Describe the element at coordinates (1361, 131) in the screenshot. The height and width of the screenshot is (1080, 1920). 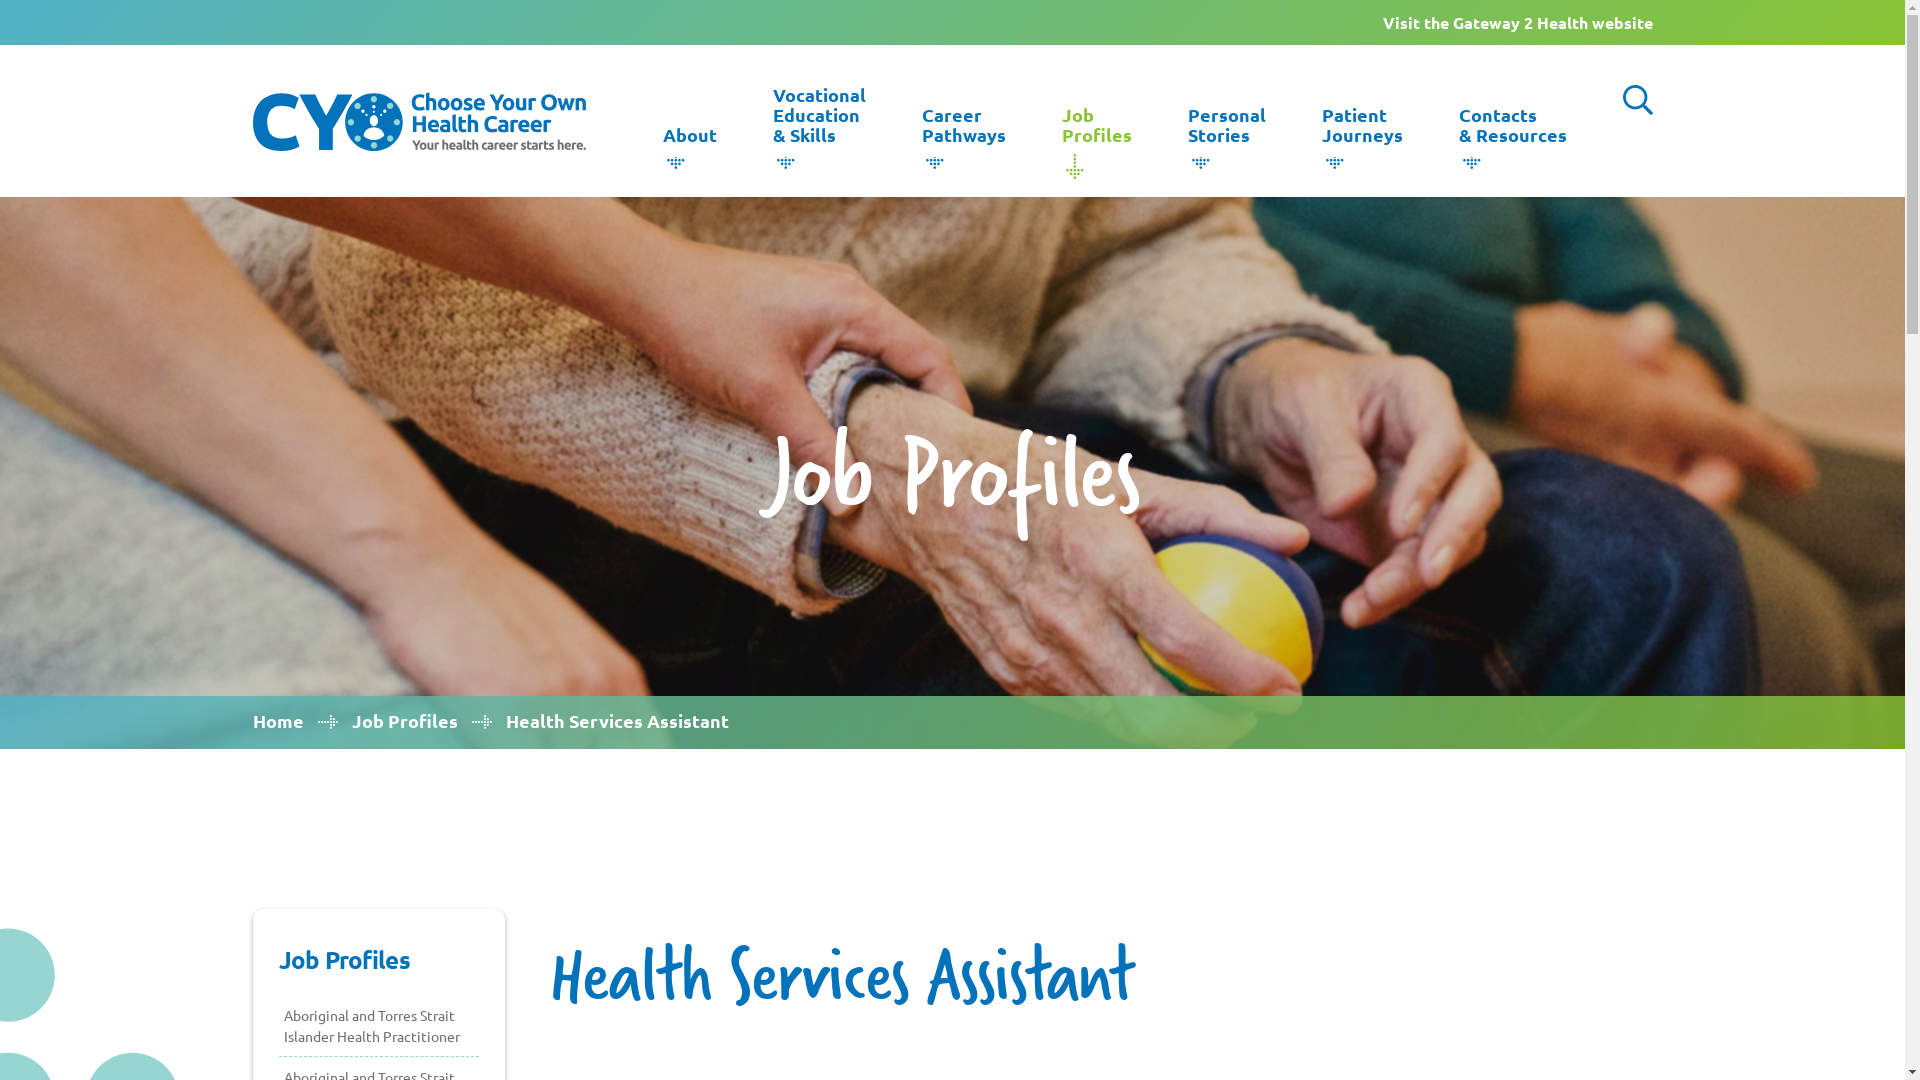
I see `'Patient` at that location.